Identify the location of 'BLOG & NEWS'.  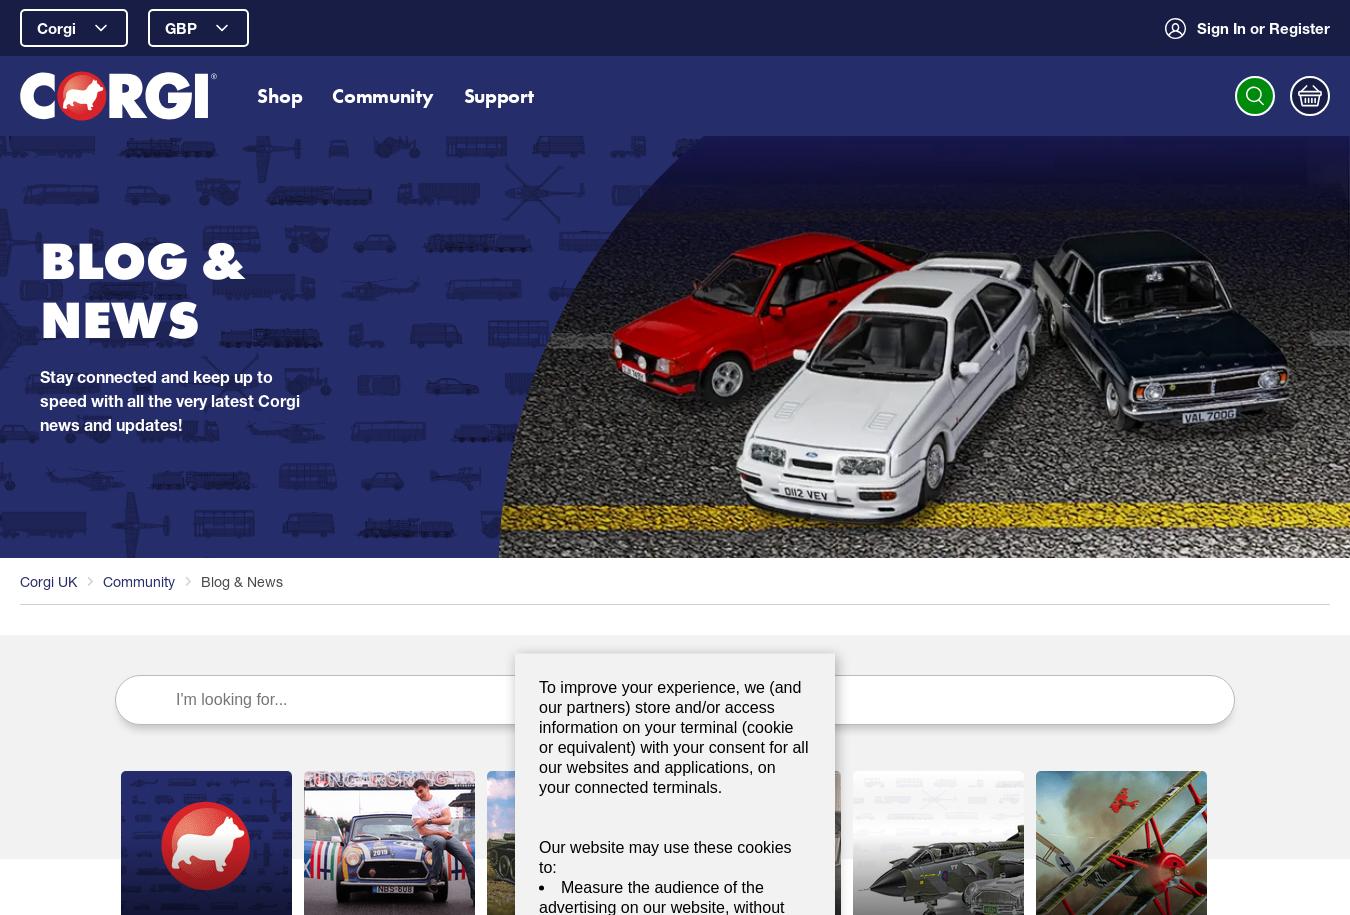
(38, 289).